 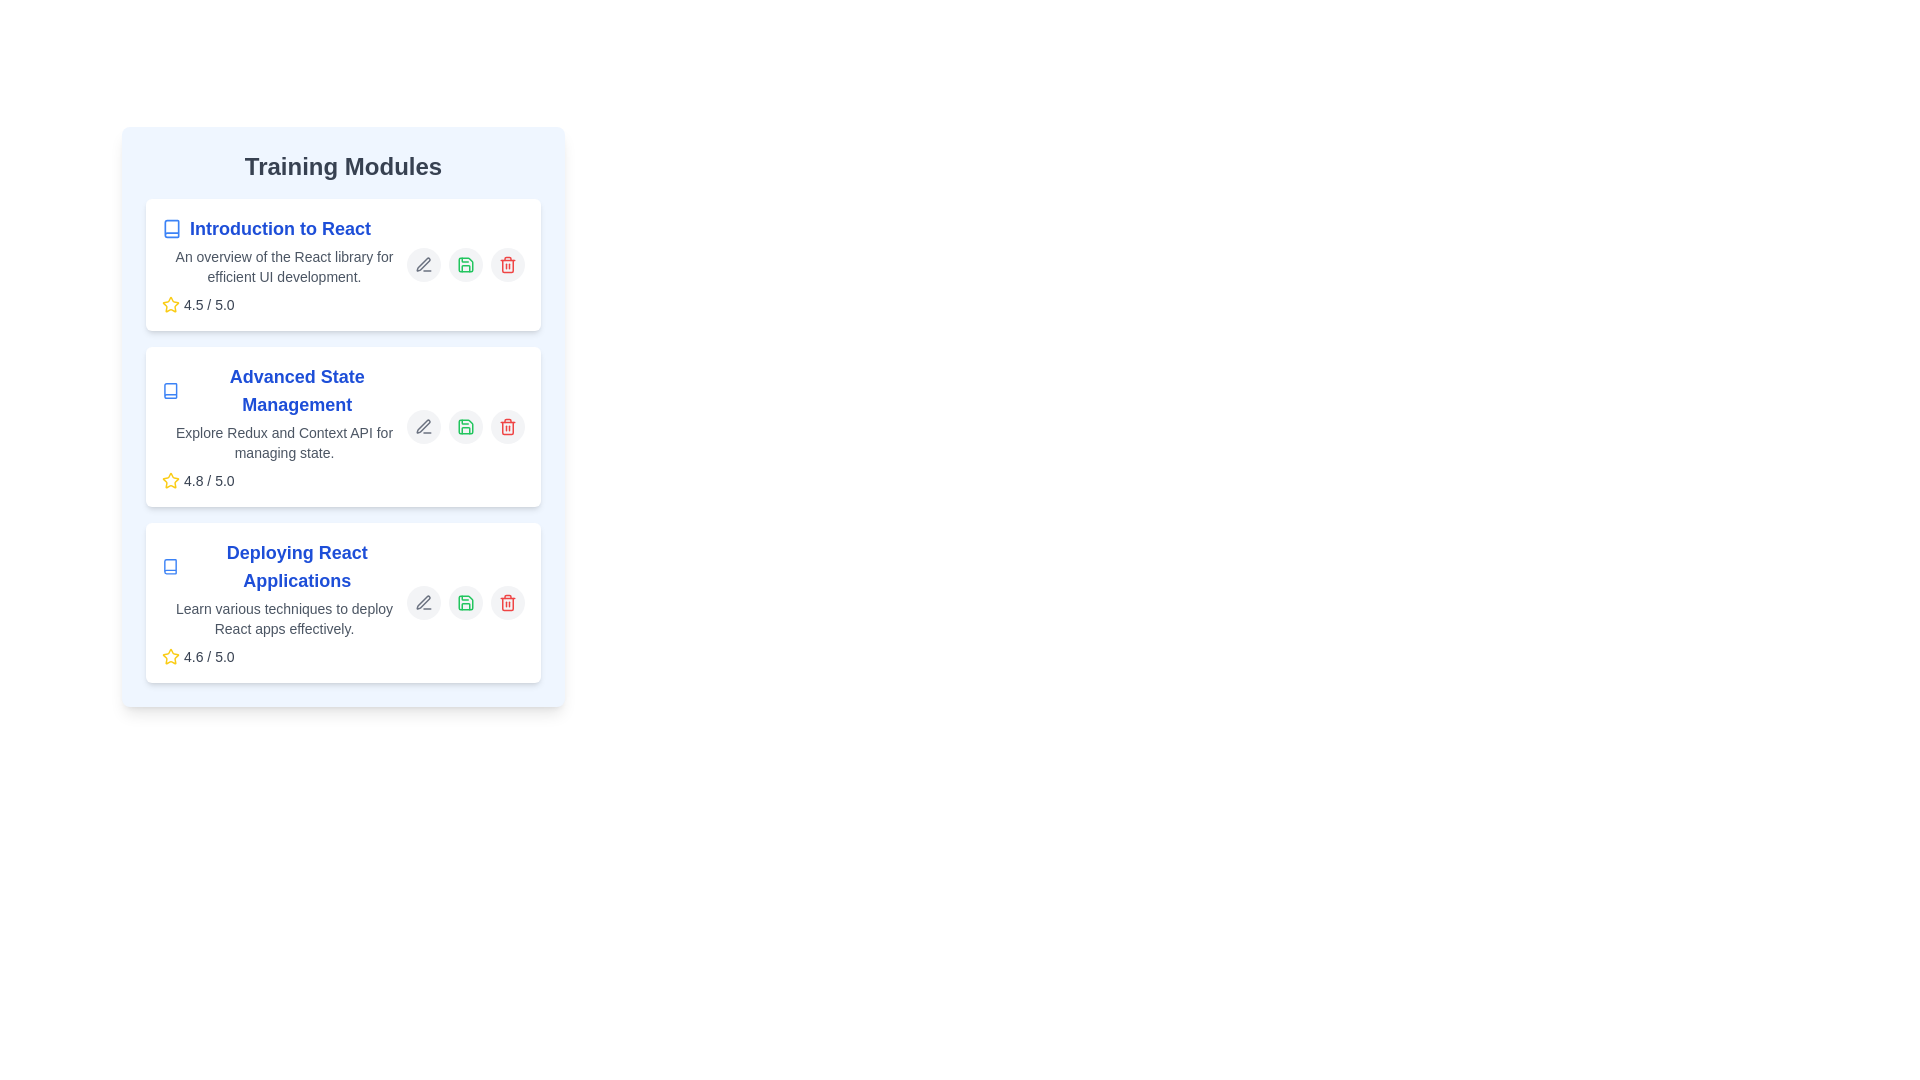 What do you see at coordinates (508, 426) in the screenshot?
I see `the delete button located to the far right in the row of three buttons for the 'Advanced State Management' training module to change its background color` at bounding box center [508, 426].